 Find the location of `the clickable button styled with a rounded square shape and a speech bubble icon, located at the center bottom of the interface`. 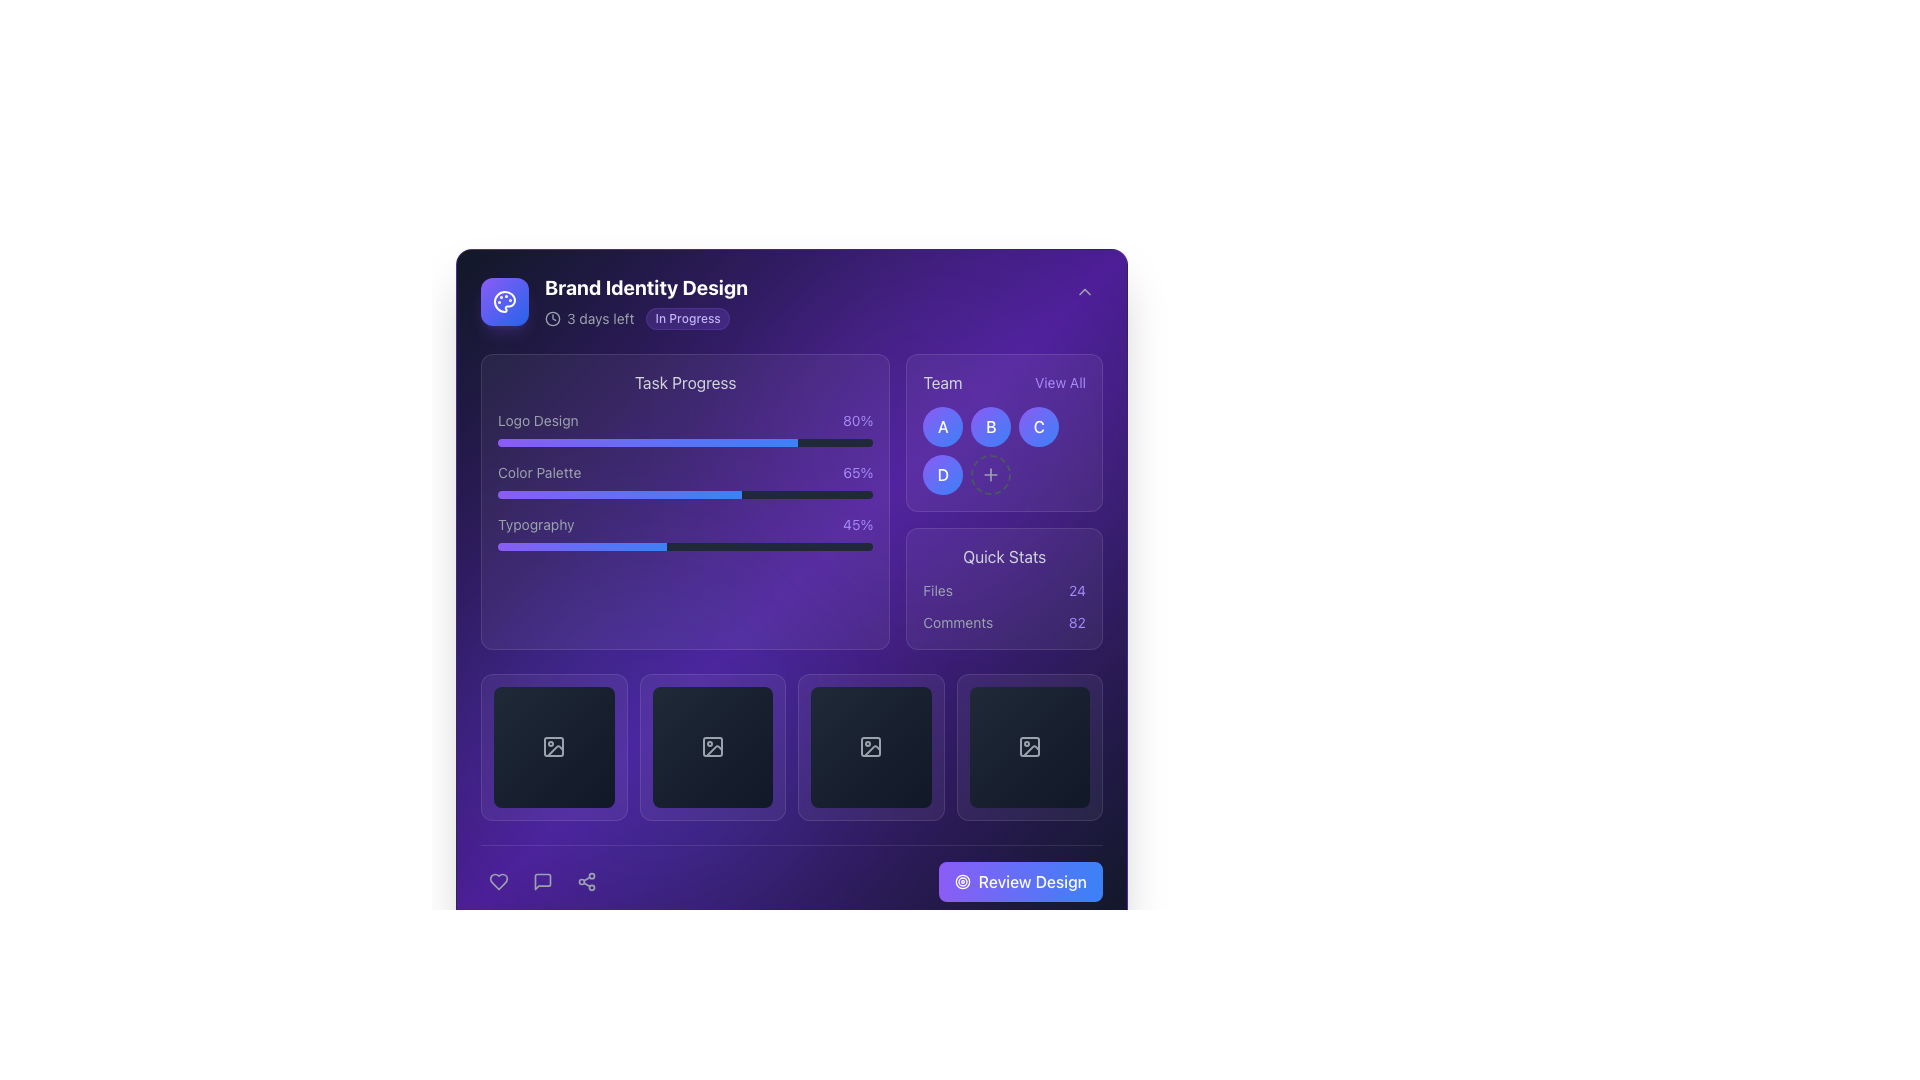

the clickable button styled with a rounded square shape and a speech bubble icon, located at the center bottom of the interface is located at coordinates (542, 879).